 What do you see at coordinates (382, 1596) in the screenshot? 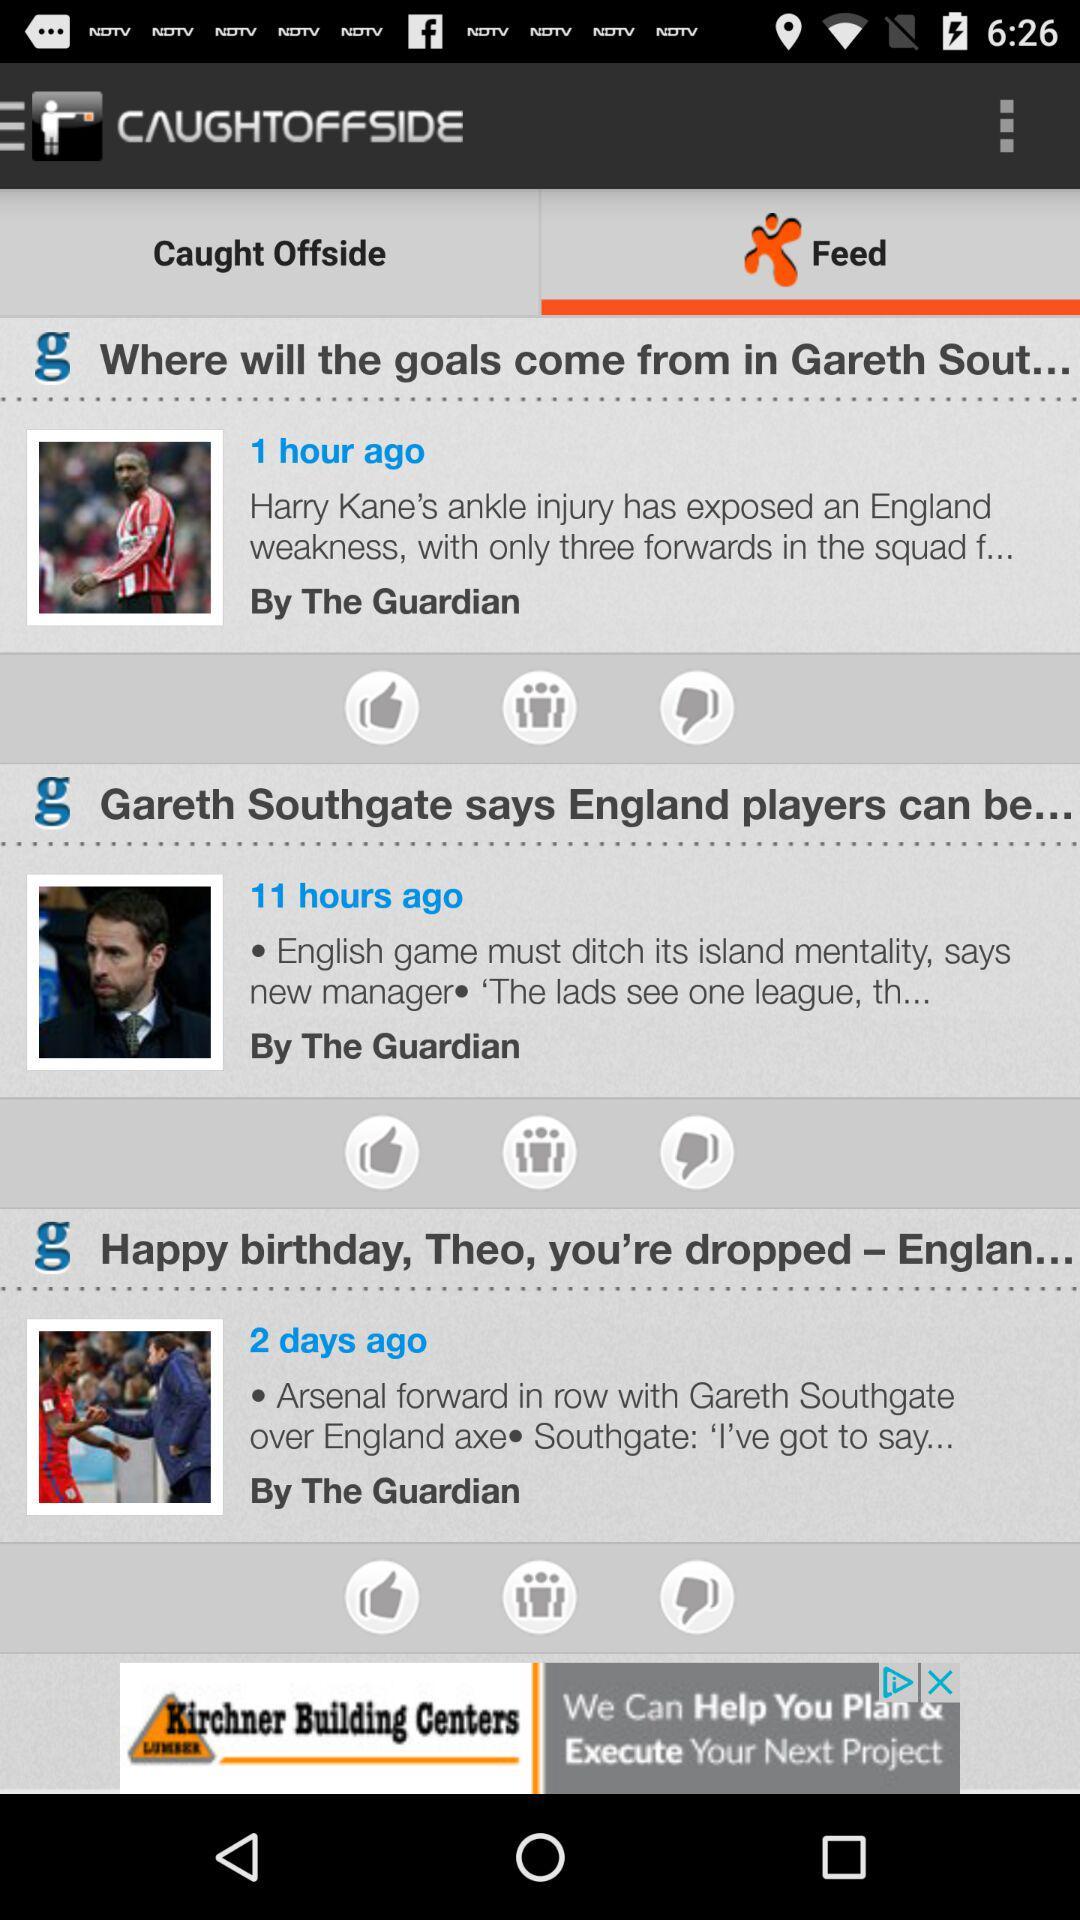
I see `like symbol` at bounding box center [382, 1596].